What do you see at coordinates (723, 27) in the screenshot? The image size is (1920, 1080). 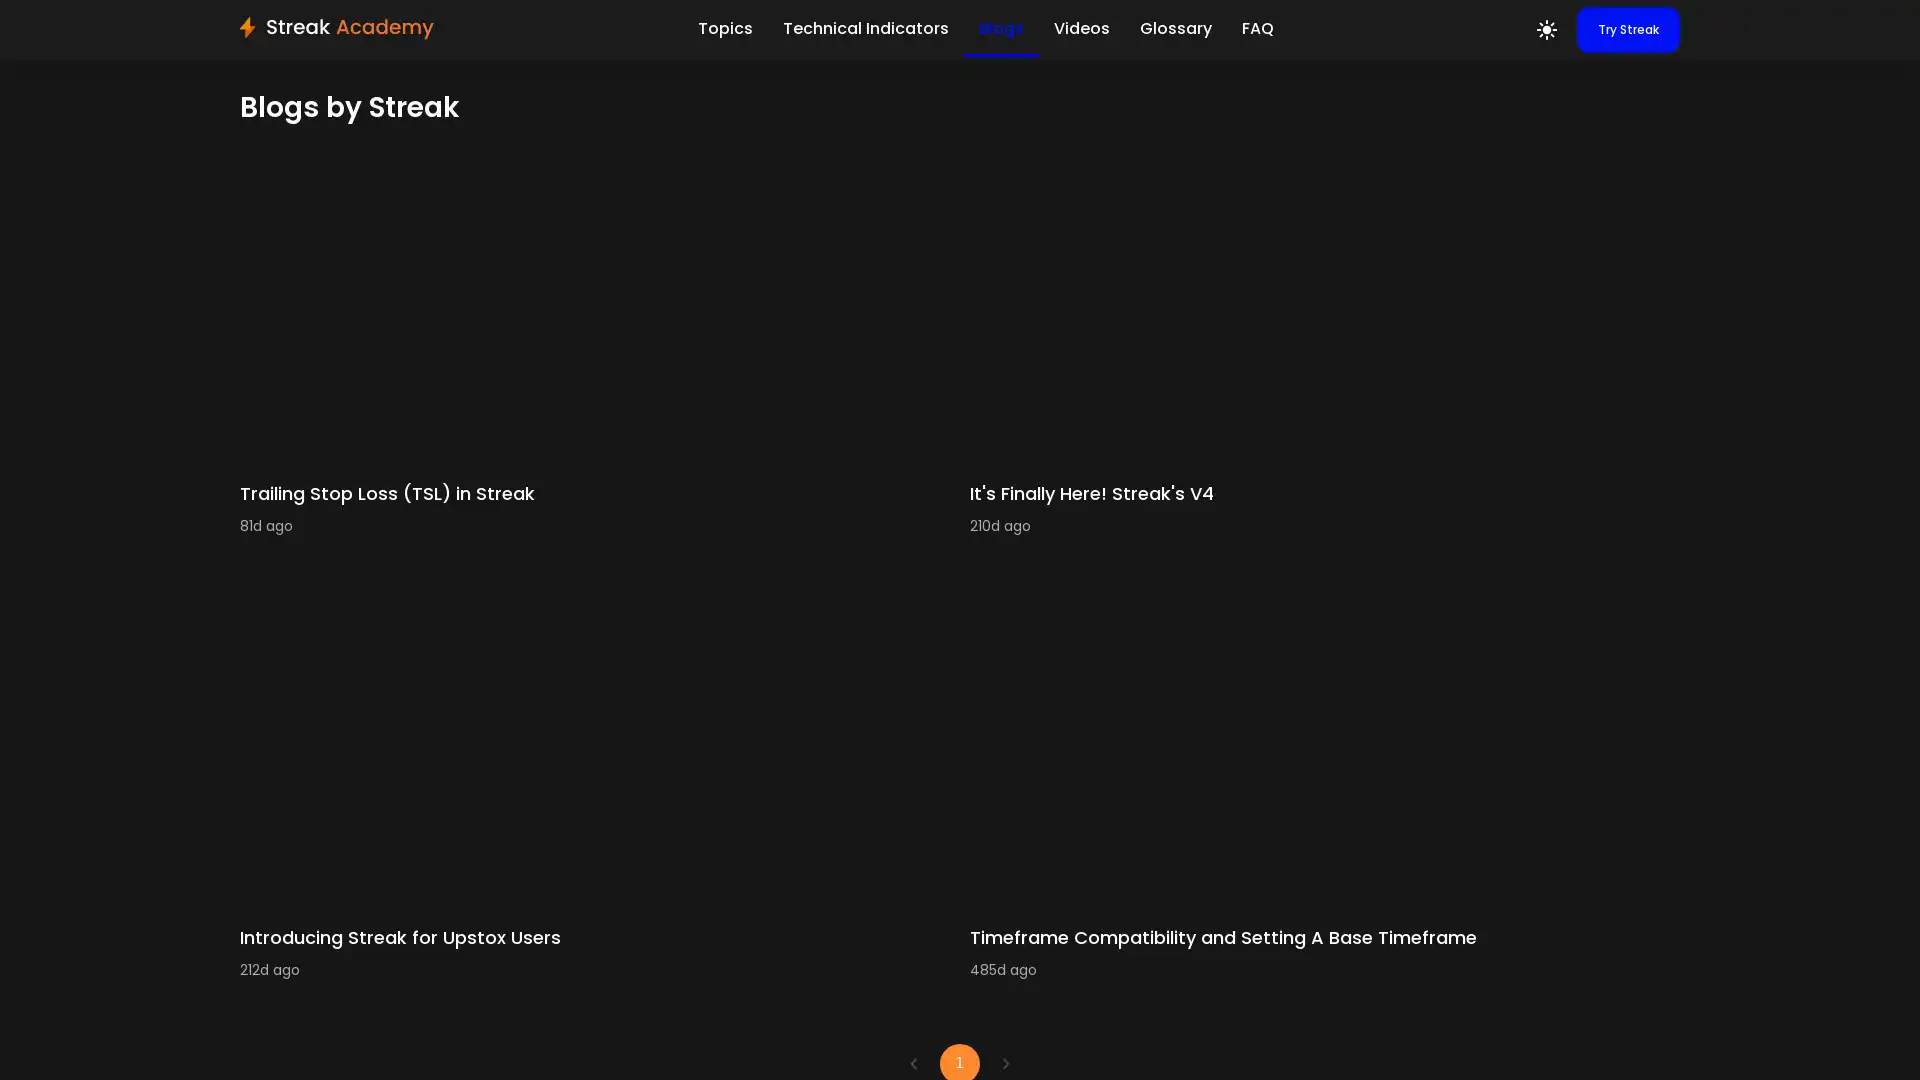 I see `Topics` at bounding box center [723, 27].